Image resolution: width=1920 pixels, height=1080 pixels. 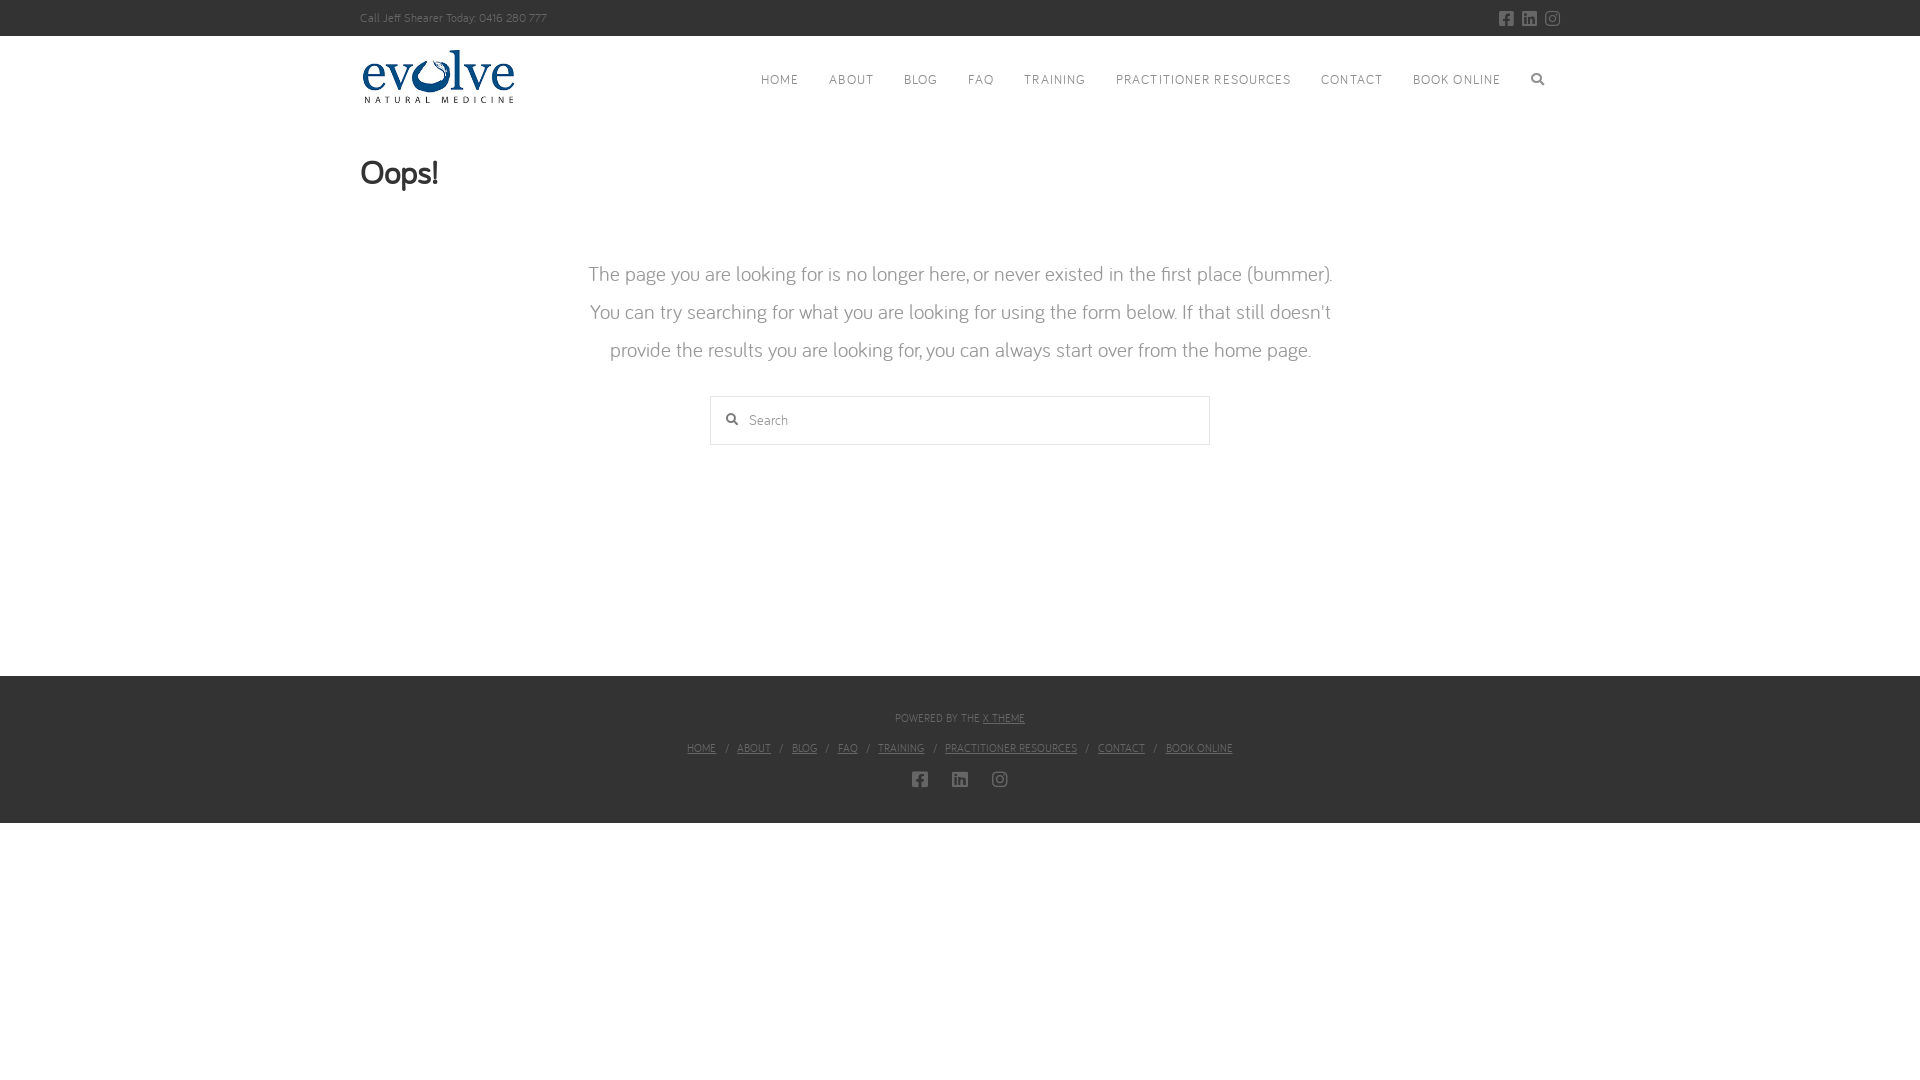 What do you see at coordinates (1054, 80) in the screenshot?
I see `'TRAINING'` at bounding box center [1054, 80].